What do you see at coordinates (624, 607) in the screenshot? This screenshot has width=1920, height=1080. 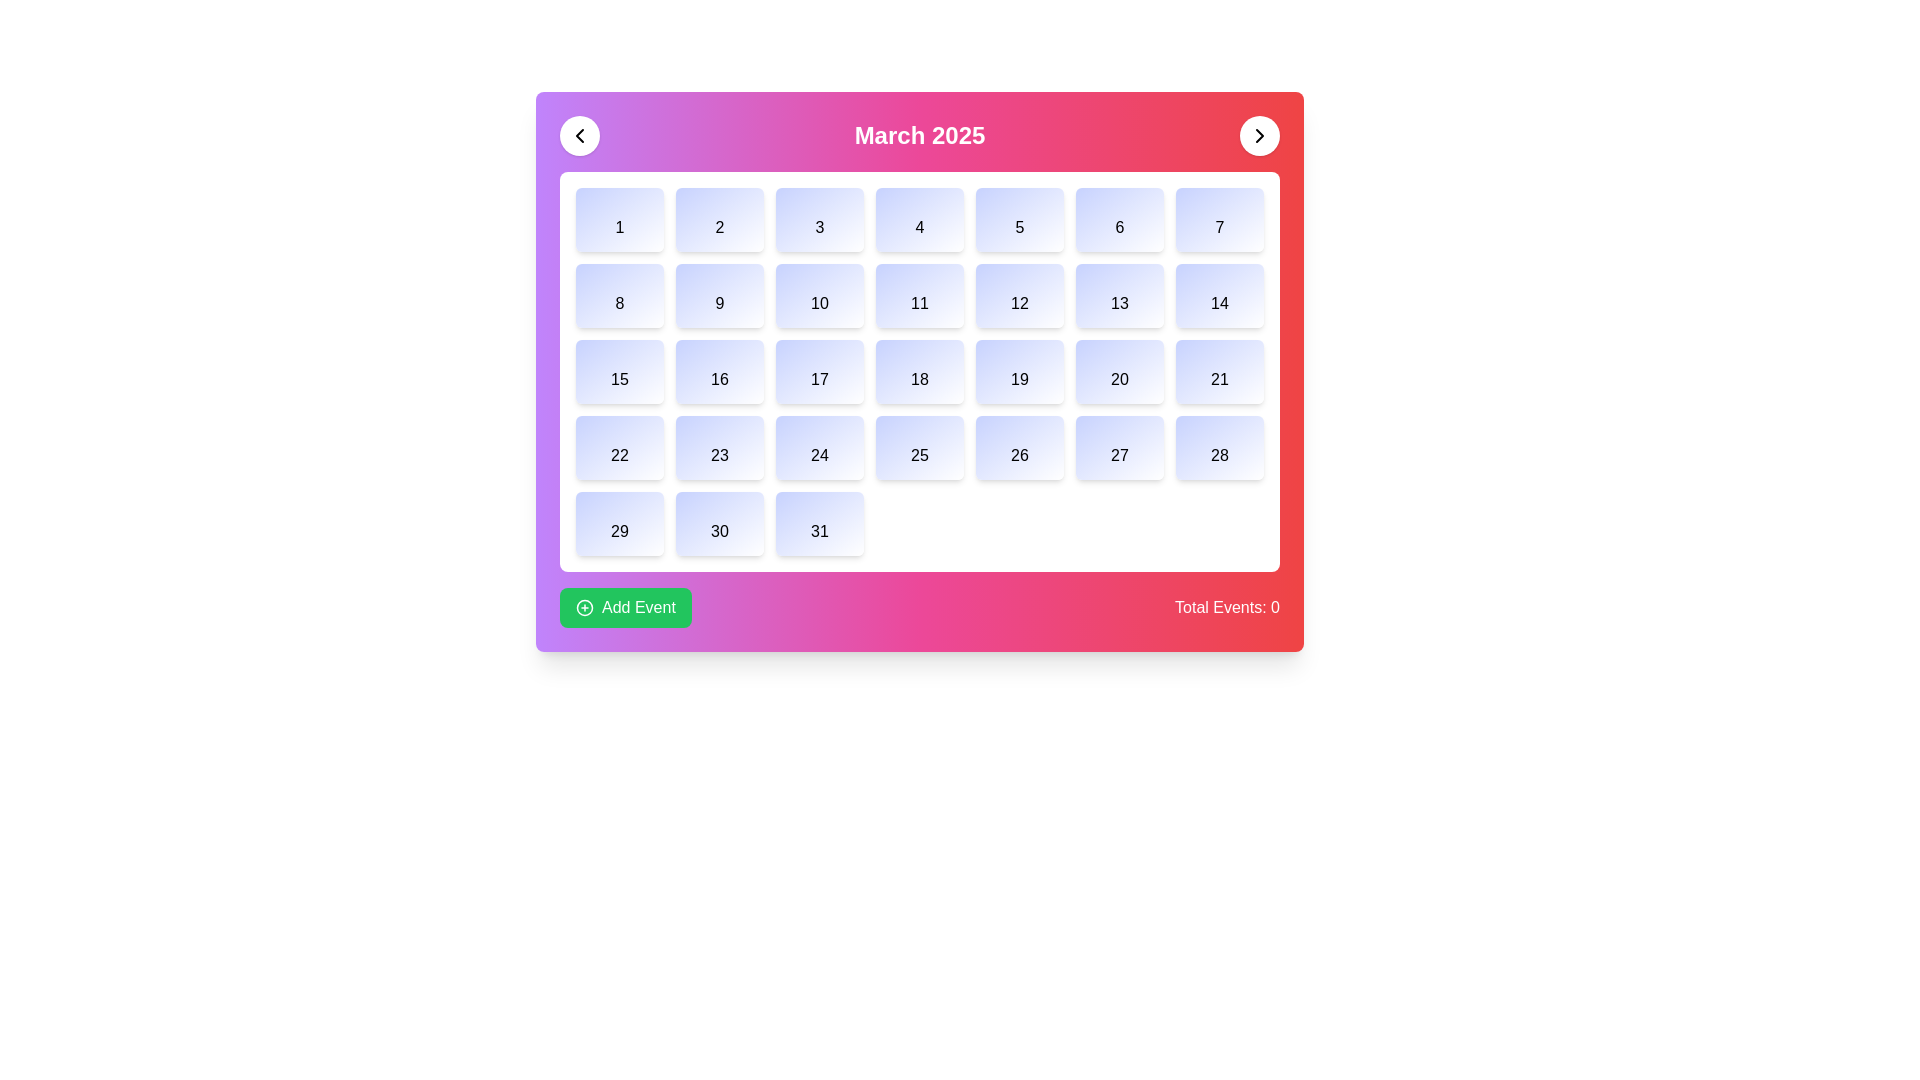 I see `the 'Add Event' button` at bounding box center [624, 607].